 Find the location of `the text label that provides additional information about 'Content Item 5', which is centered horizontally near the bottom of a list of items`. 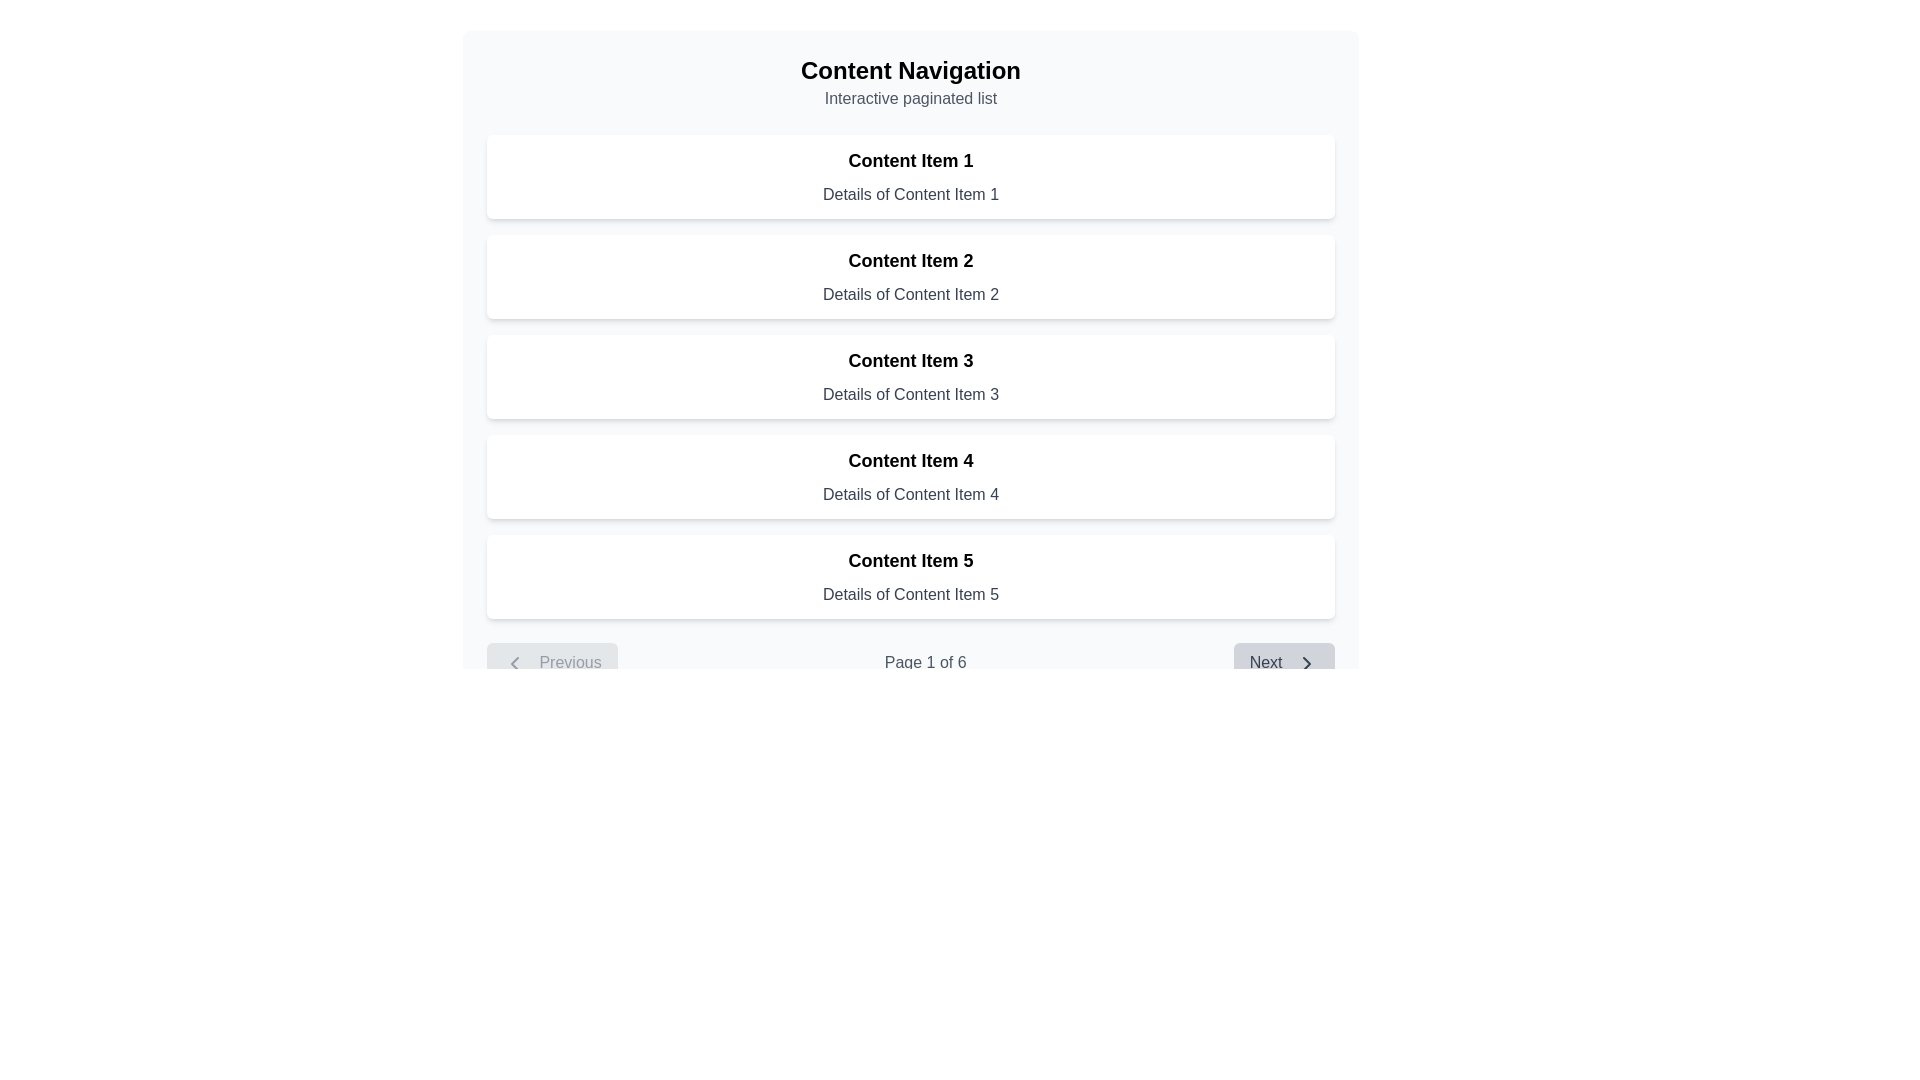

the text label that provides additional information about 'Content Item 5', which is centered horizontally near the bottom of a list of items is located at coordinates (910, 593).